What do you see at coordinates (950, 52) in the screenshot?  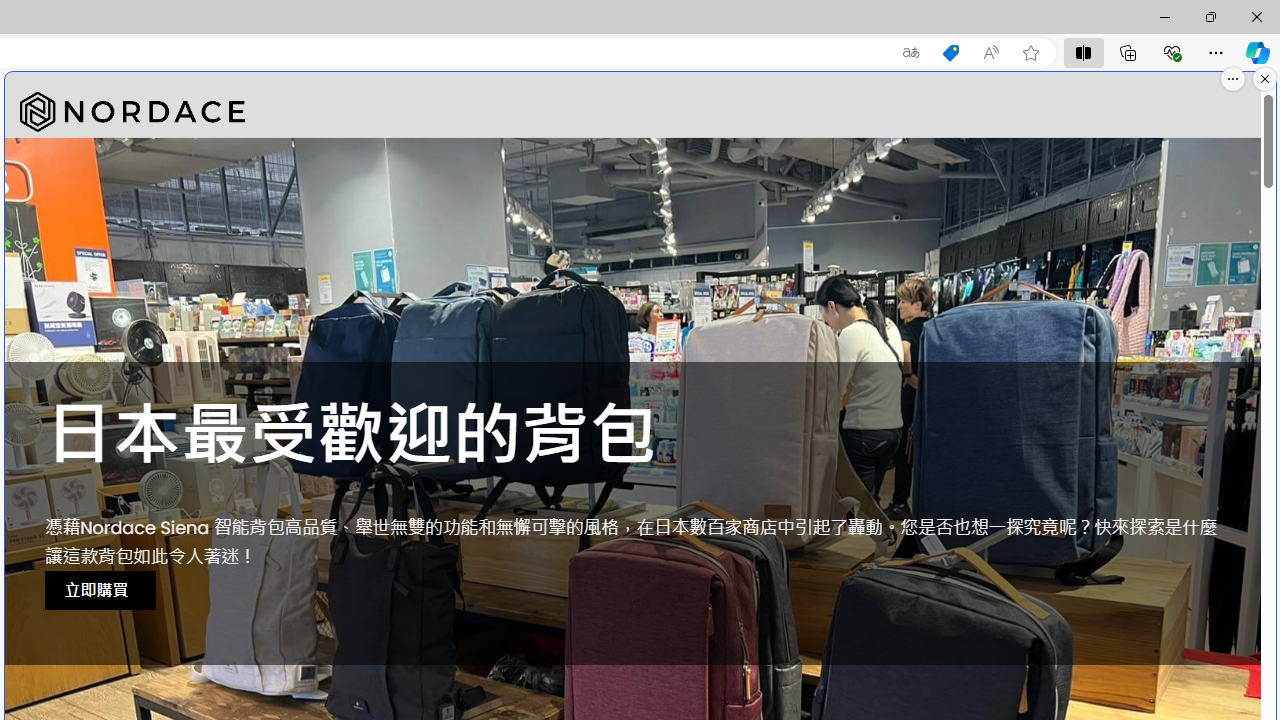 I see `'This site has coupons! Shopping in Microsoft Edge'` at bounding box center [950, 52].